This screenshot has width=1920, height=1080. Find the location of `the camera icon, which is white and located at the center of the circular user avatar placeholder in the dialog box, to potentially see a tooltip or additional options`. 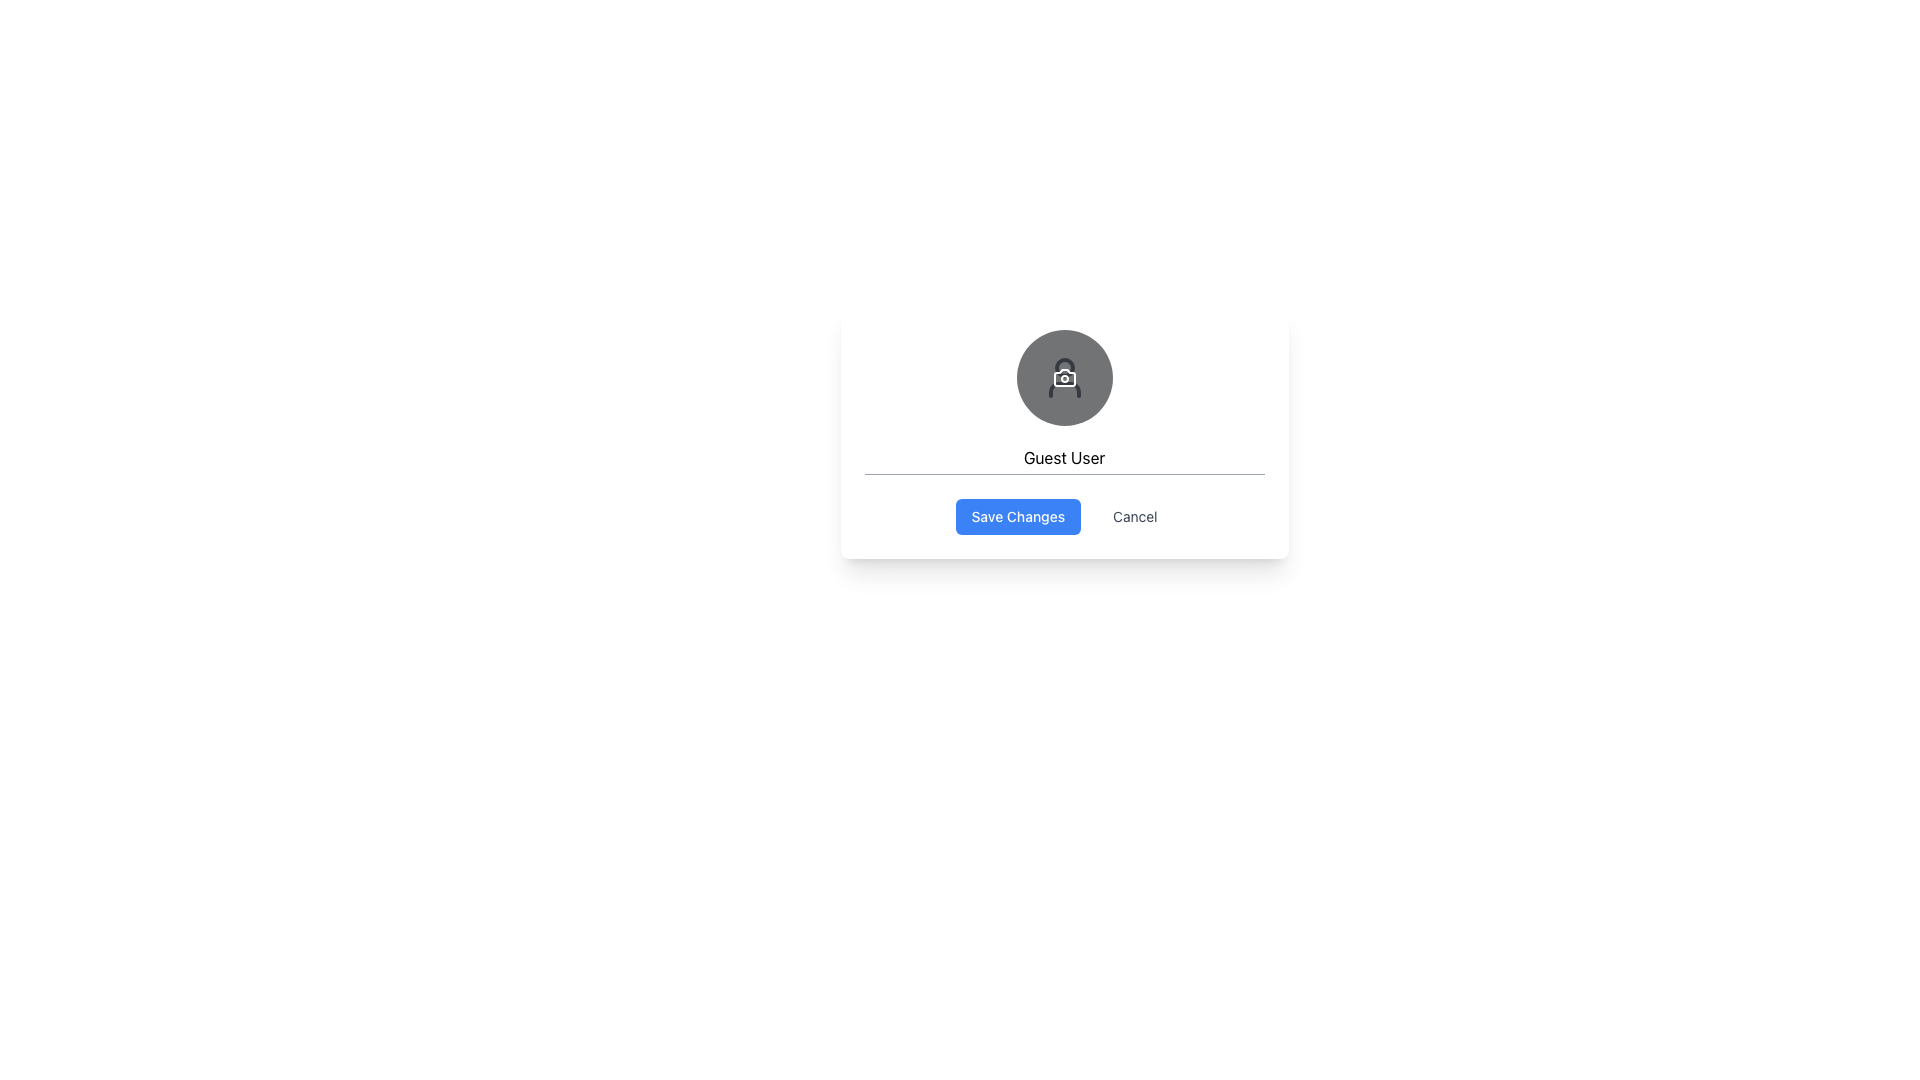

the camera icon, which is white and located at the center of the circular user avatar placeholder in the dialog box, to potentially see a tooltip or additional options is located at coordinates (1063, 378).